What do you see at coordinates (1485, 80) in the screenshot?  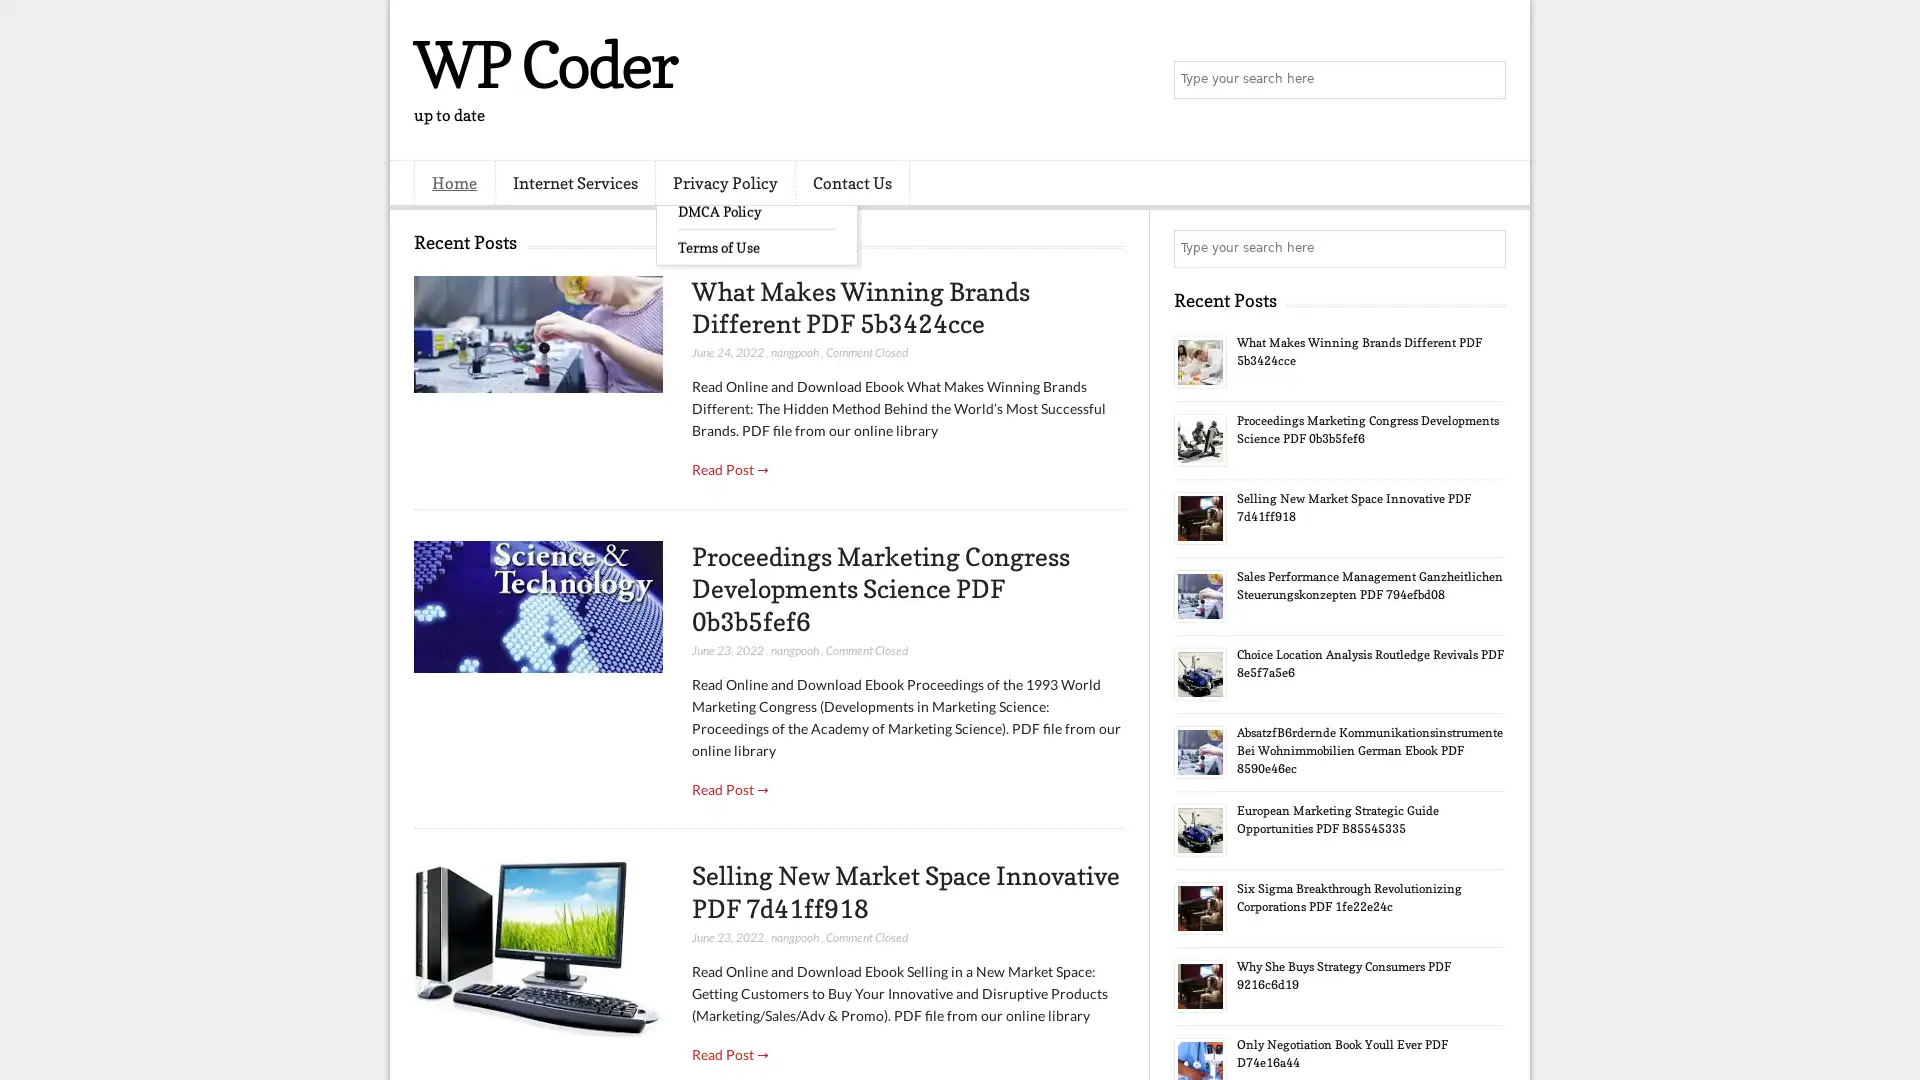 I see `Search` at bounding box center [1485, 80].